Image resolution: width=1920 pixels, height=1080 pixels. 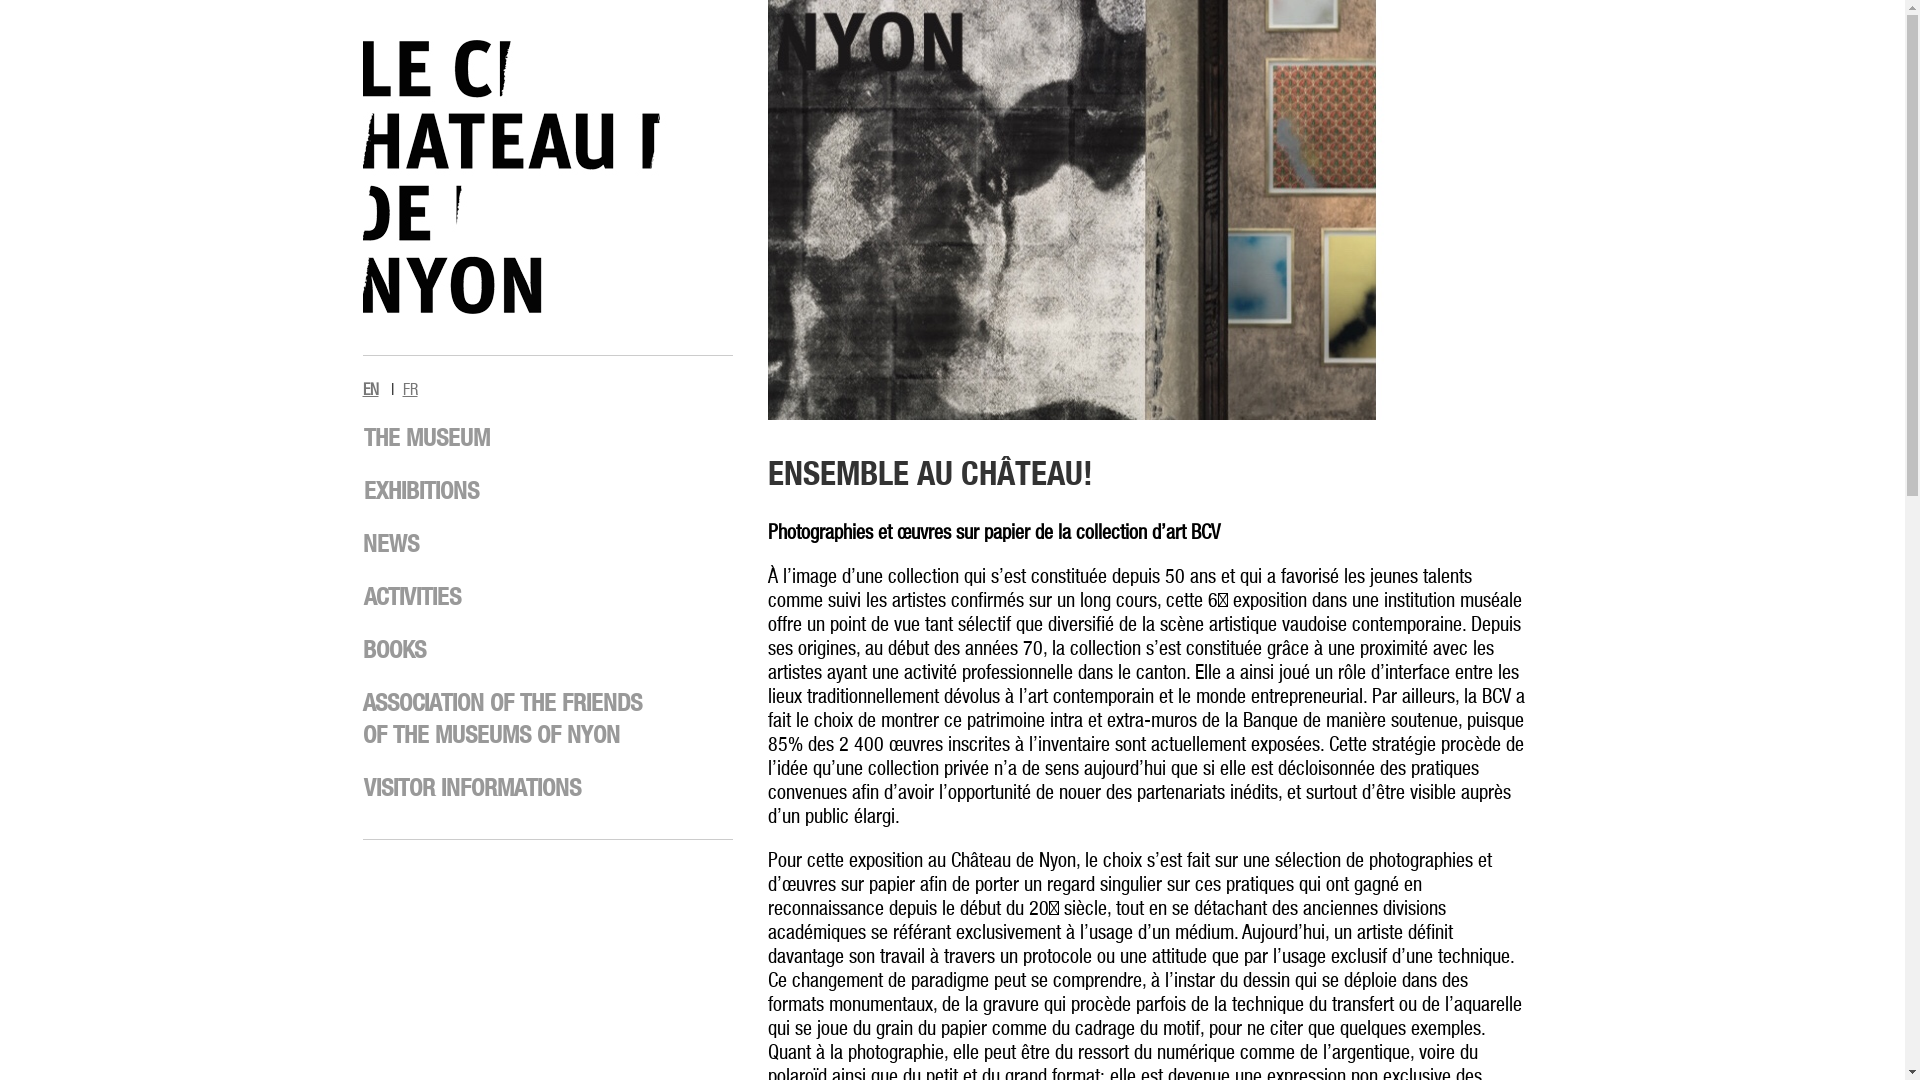 I want to click on 'ACTIVITIES', so click(x=364, y=595).